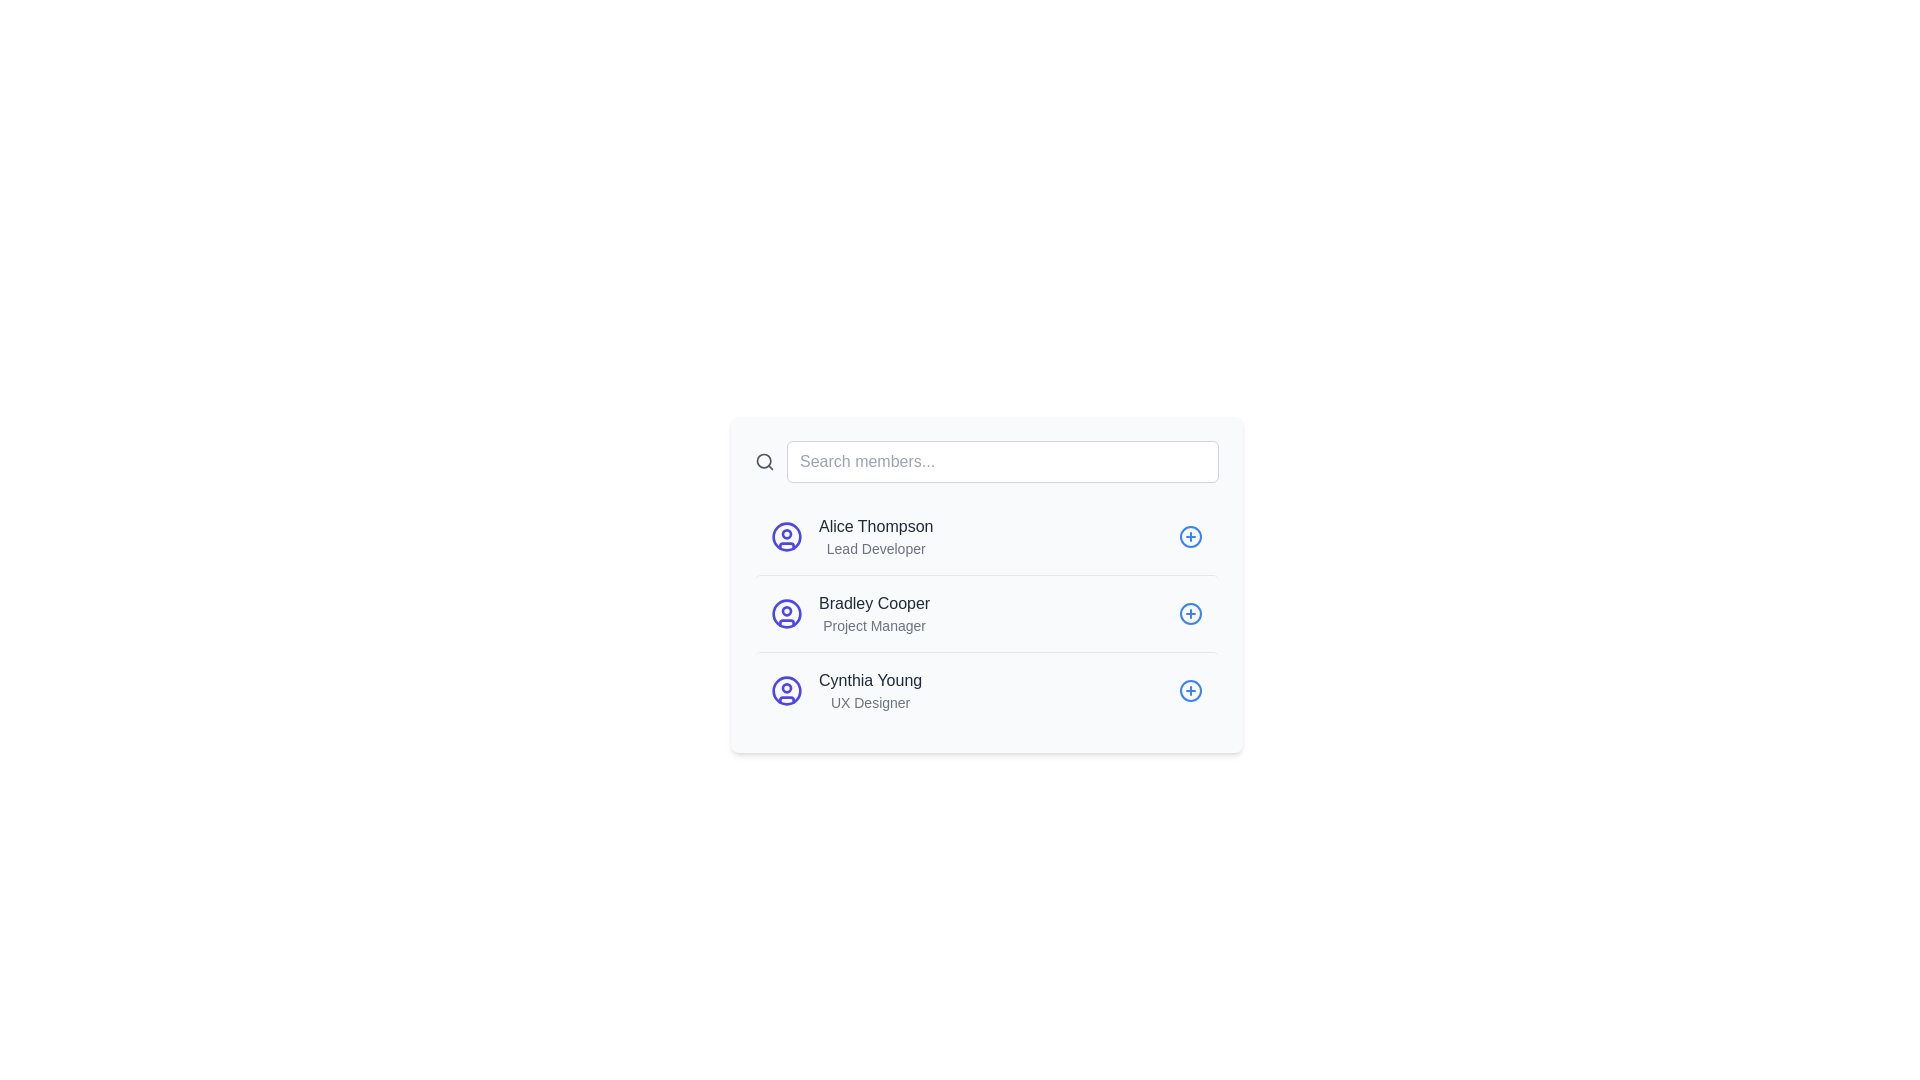  I want to click on the user profile display for 'Bradley Cooper', which includes a circular indigo icon and a name with the title 'Project Manager', to see options, so click(850, 612).